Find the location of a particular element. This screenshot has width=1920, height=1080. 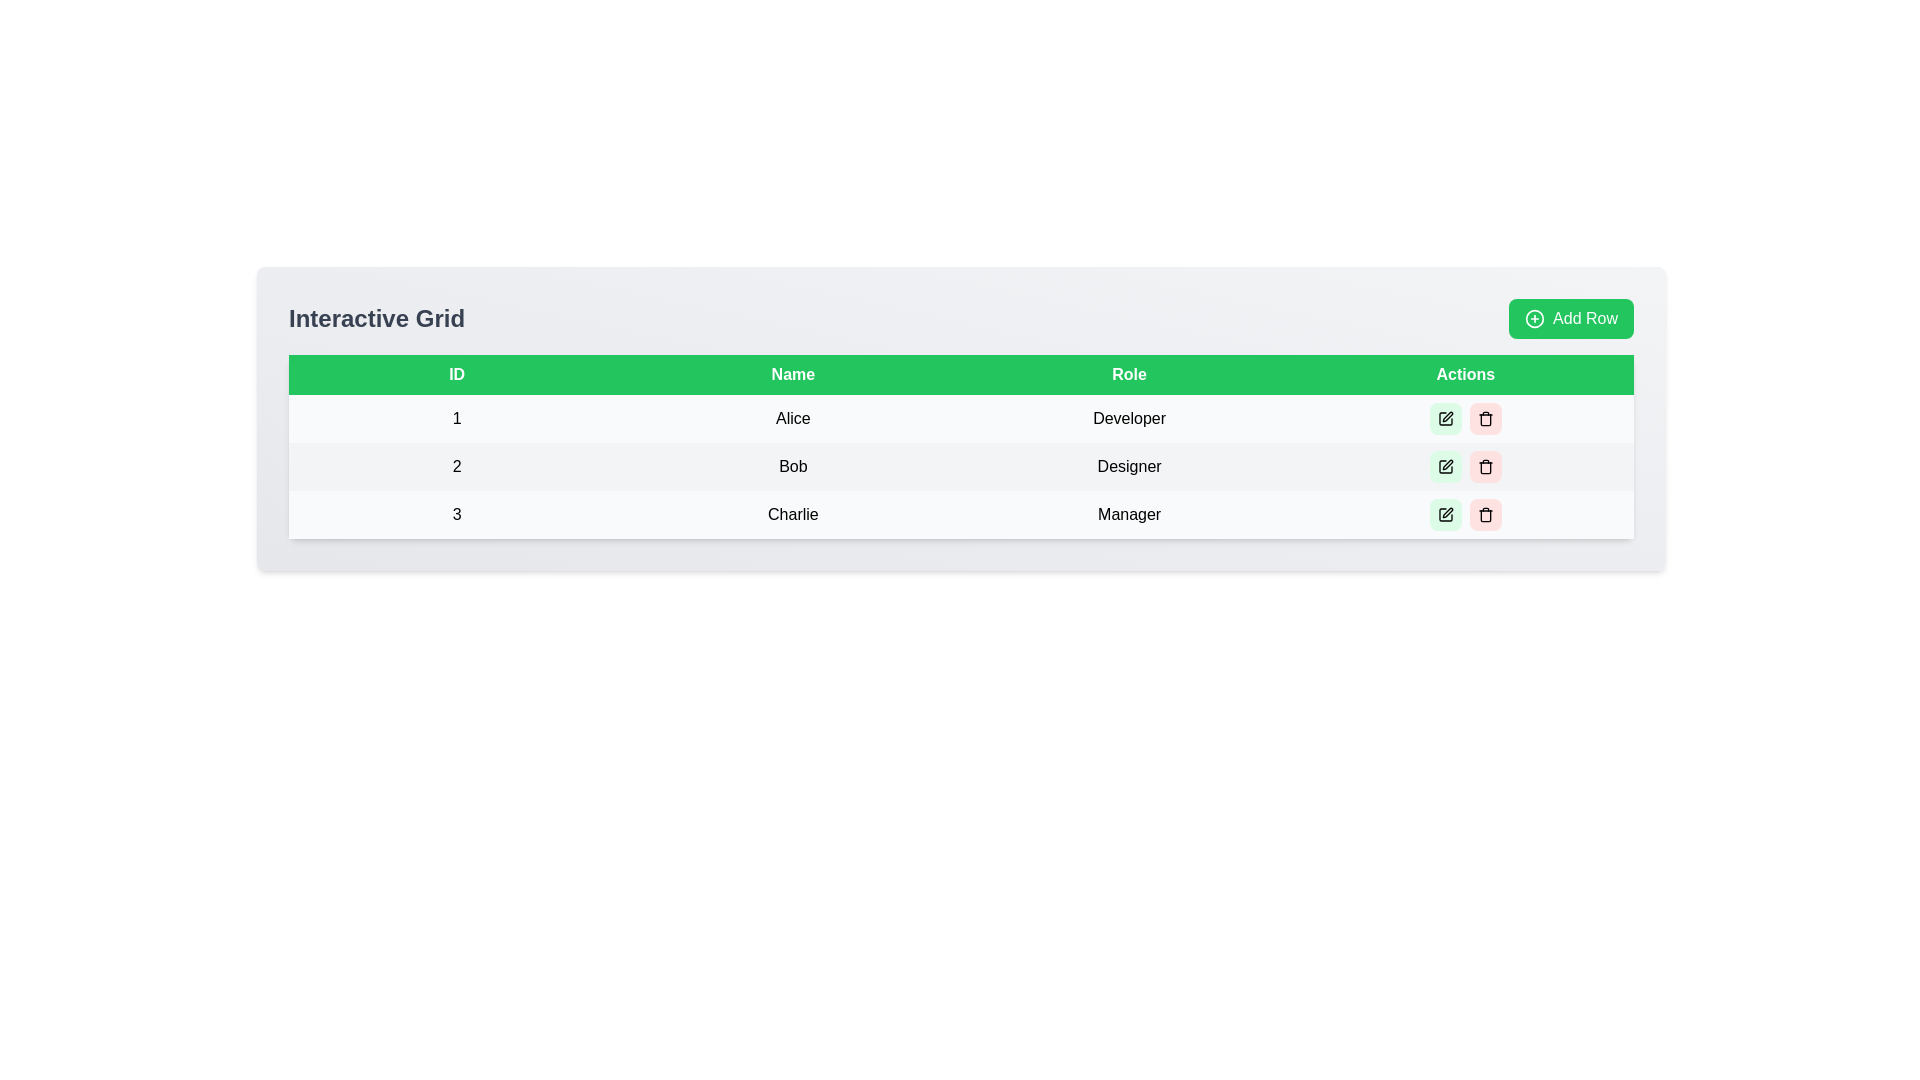

the second row in the table which summarizes specific details including ID, name, and role is located at coordinates (961, 466).